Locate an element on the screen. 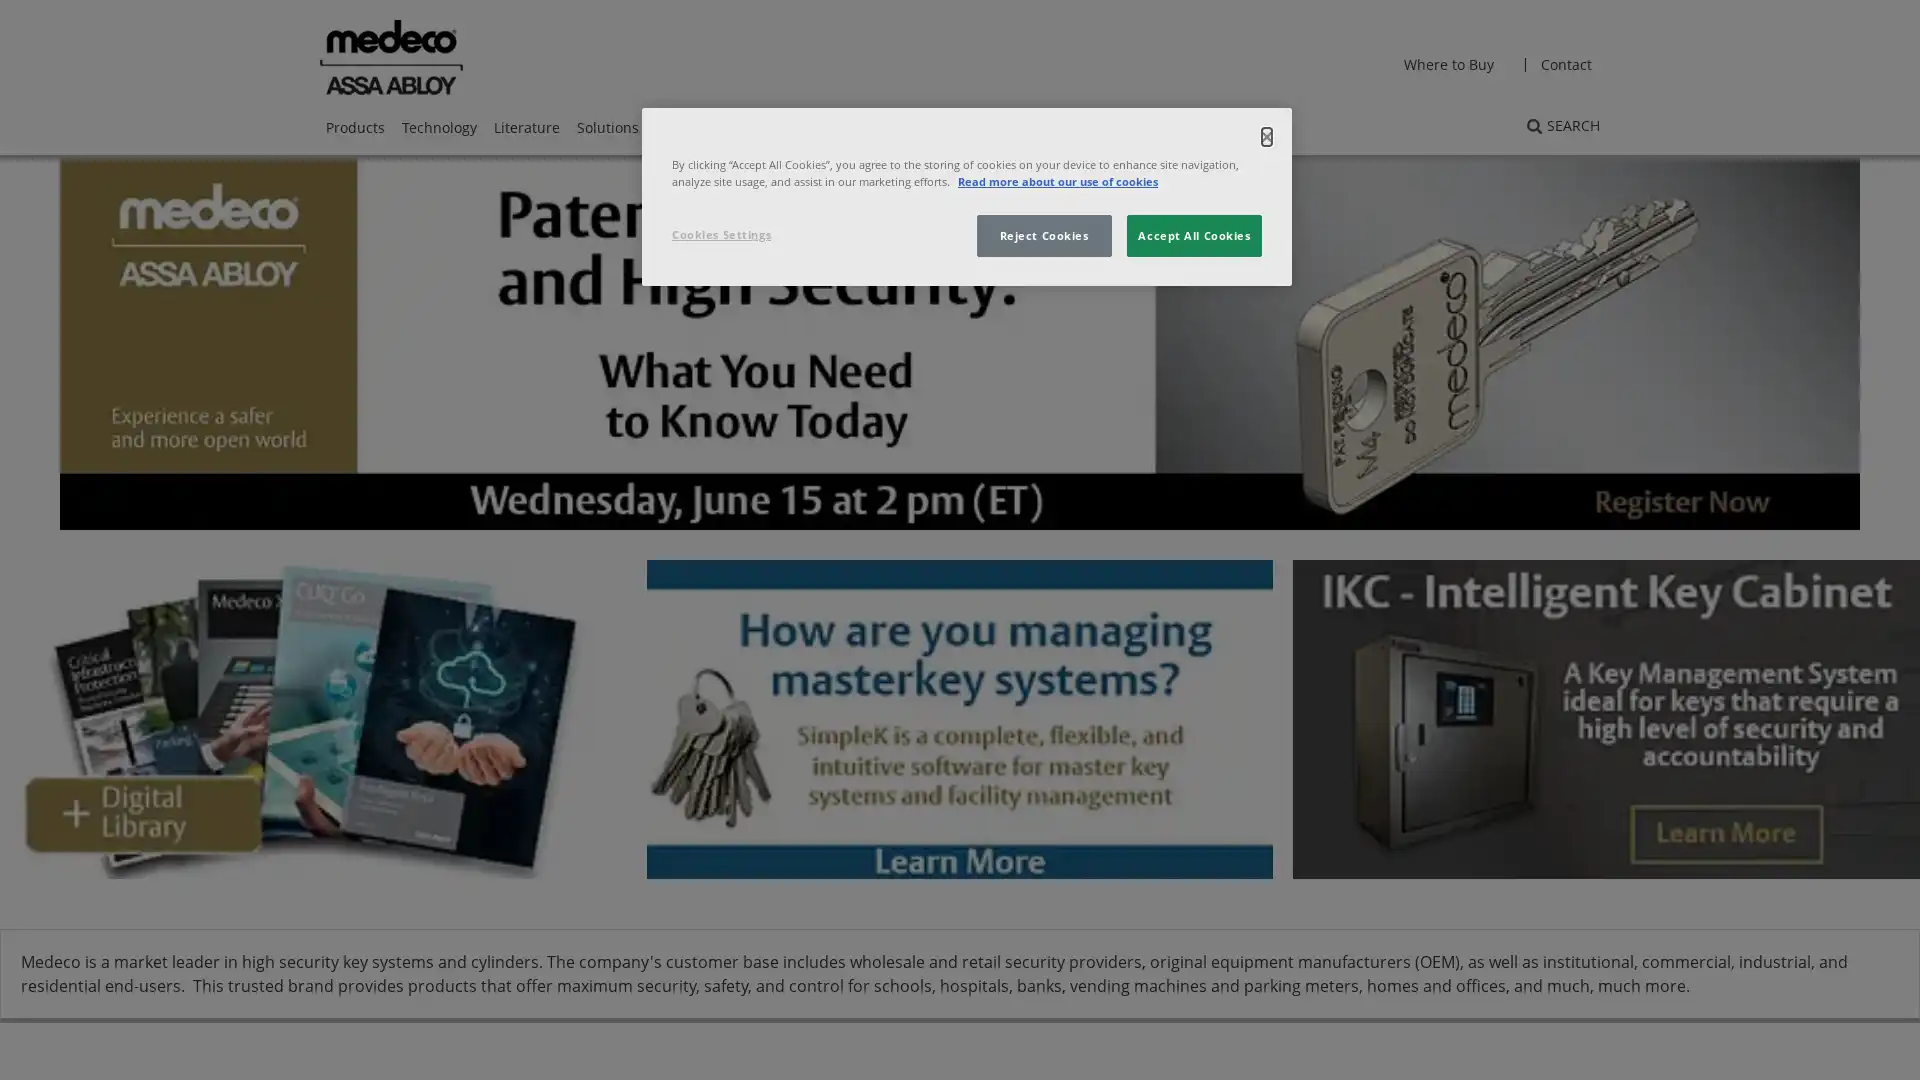  Close is located at coordinates (1265, 136).